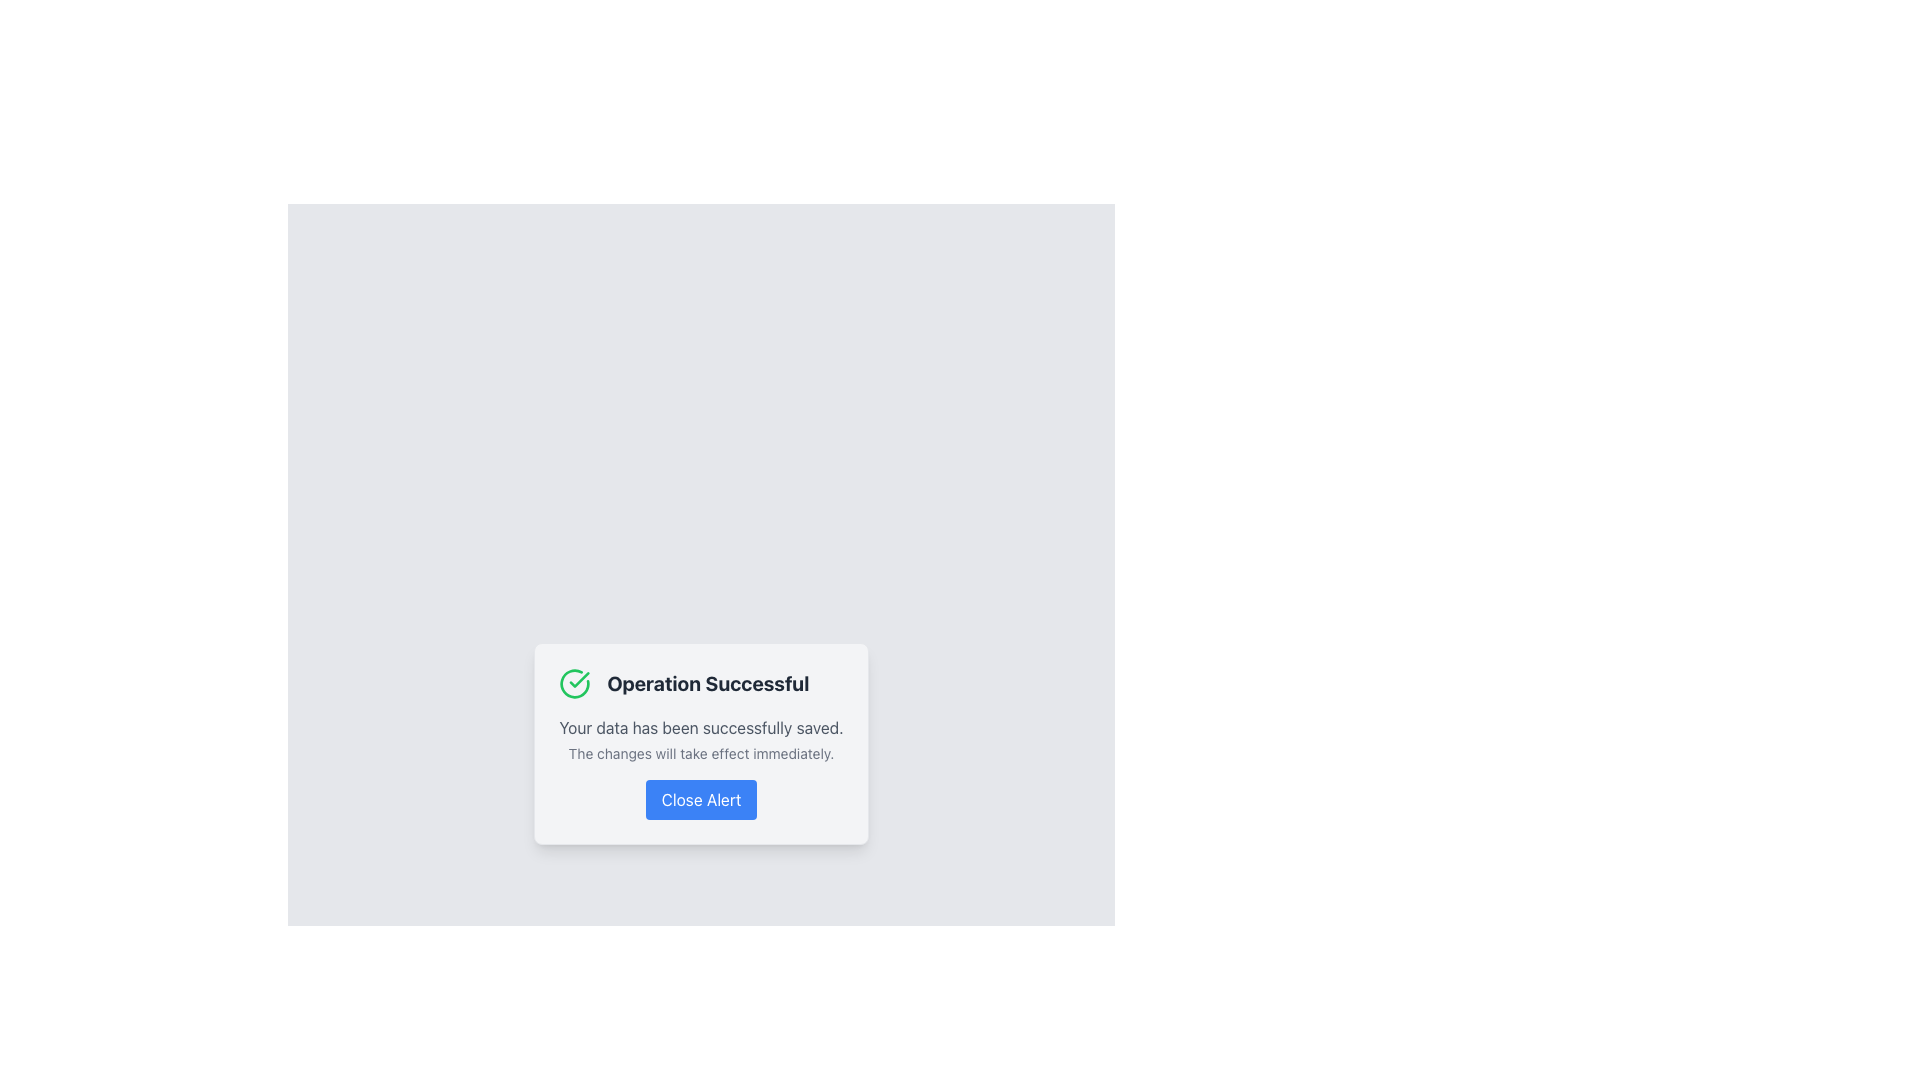  I want to click on the circular green checkmark icon located within the alert message component, positioned to the left of the 'Operation Successful' text headline, so click(574, 682).